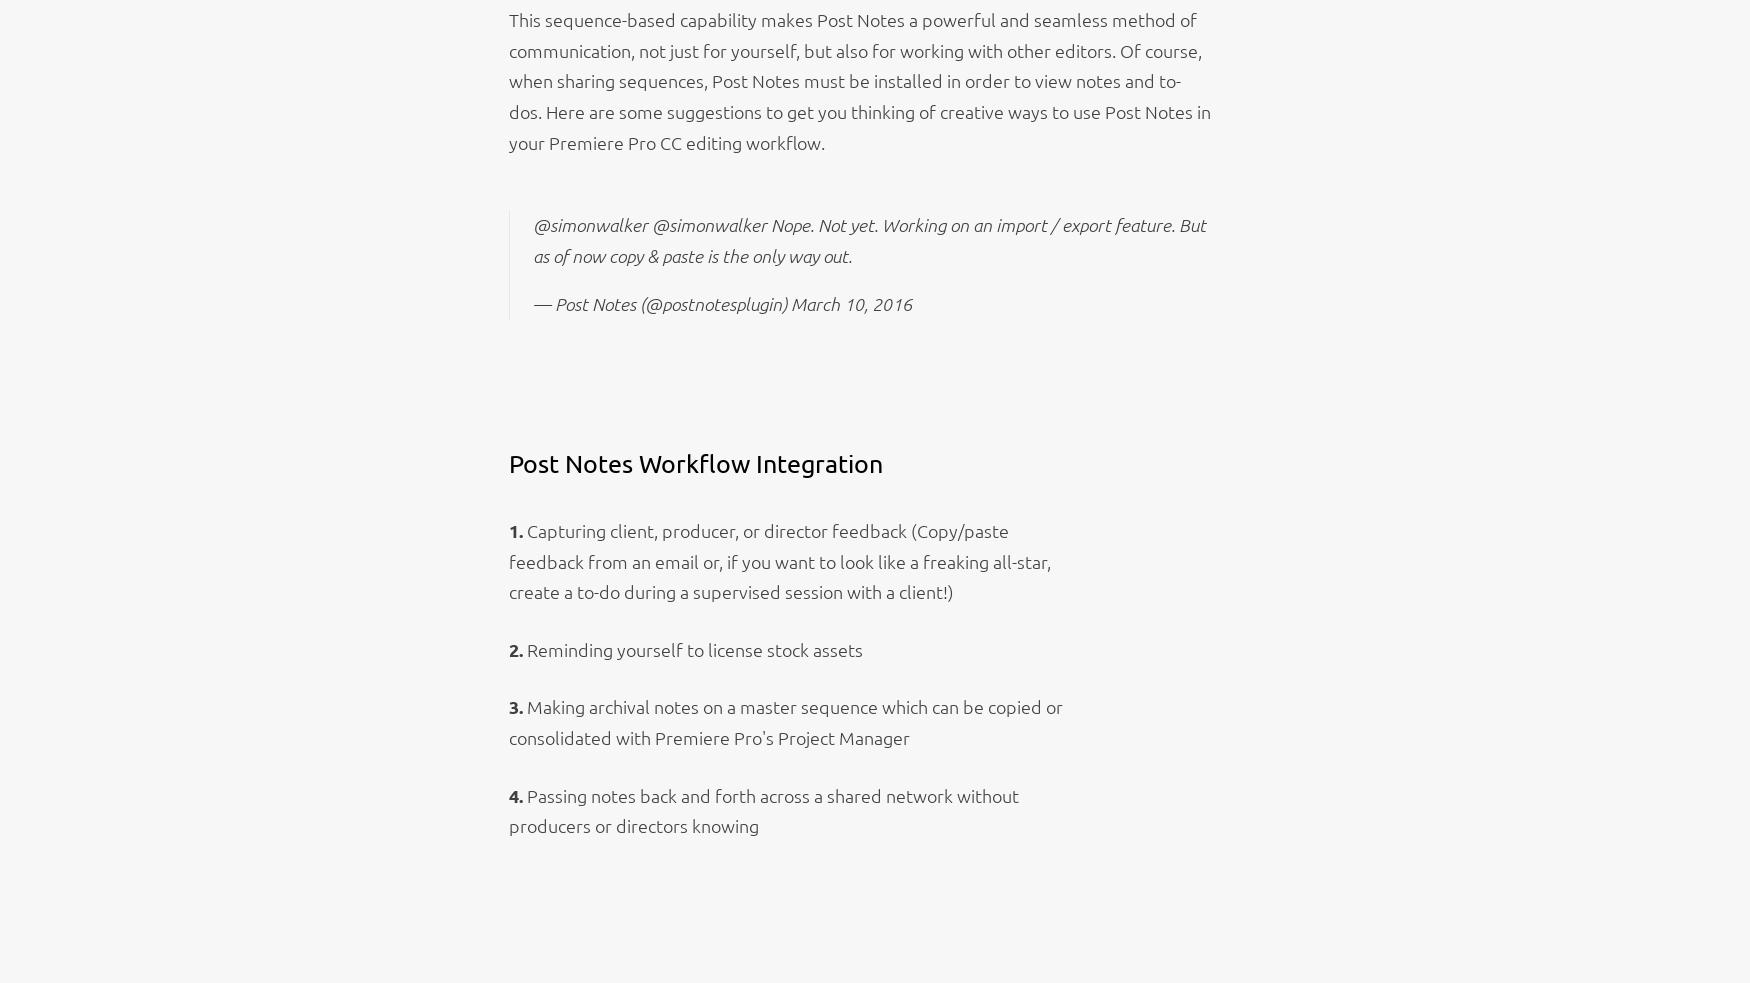  I want to click on '3.', so click(507, 705).